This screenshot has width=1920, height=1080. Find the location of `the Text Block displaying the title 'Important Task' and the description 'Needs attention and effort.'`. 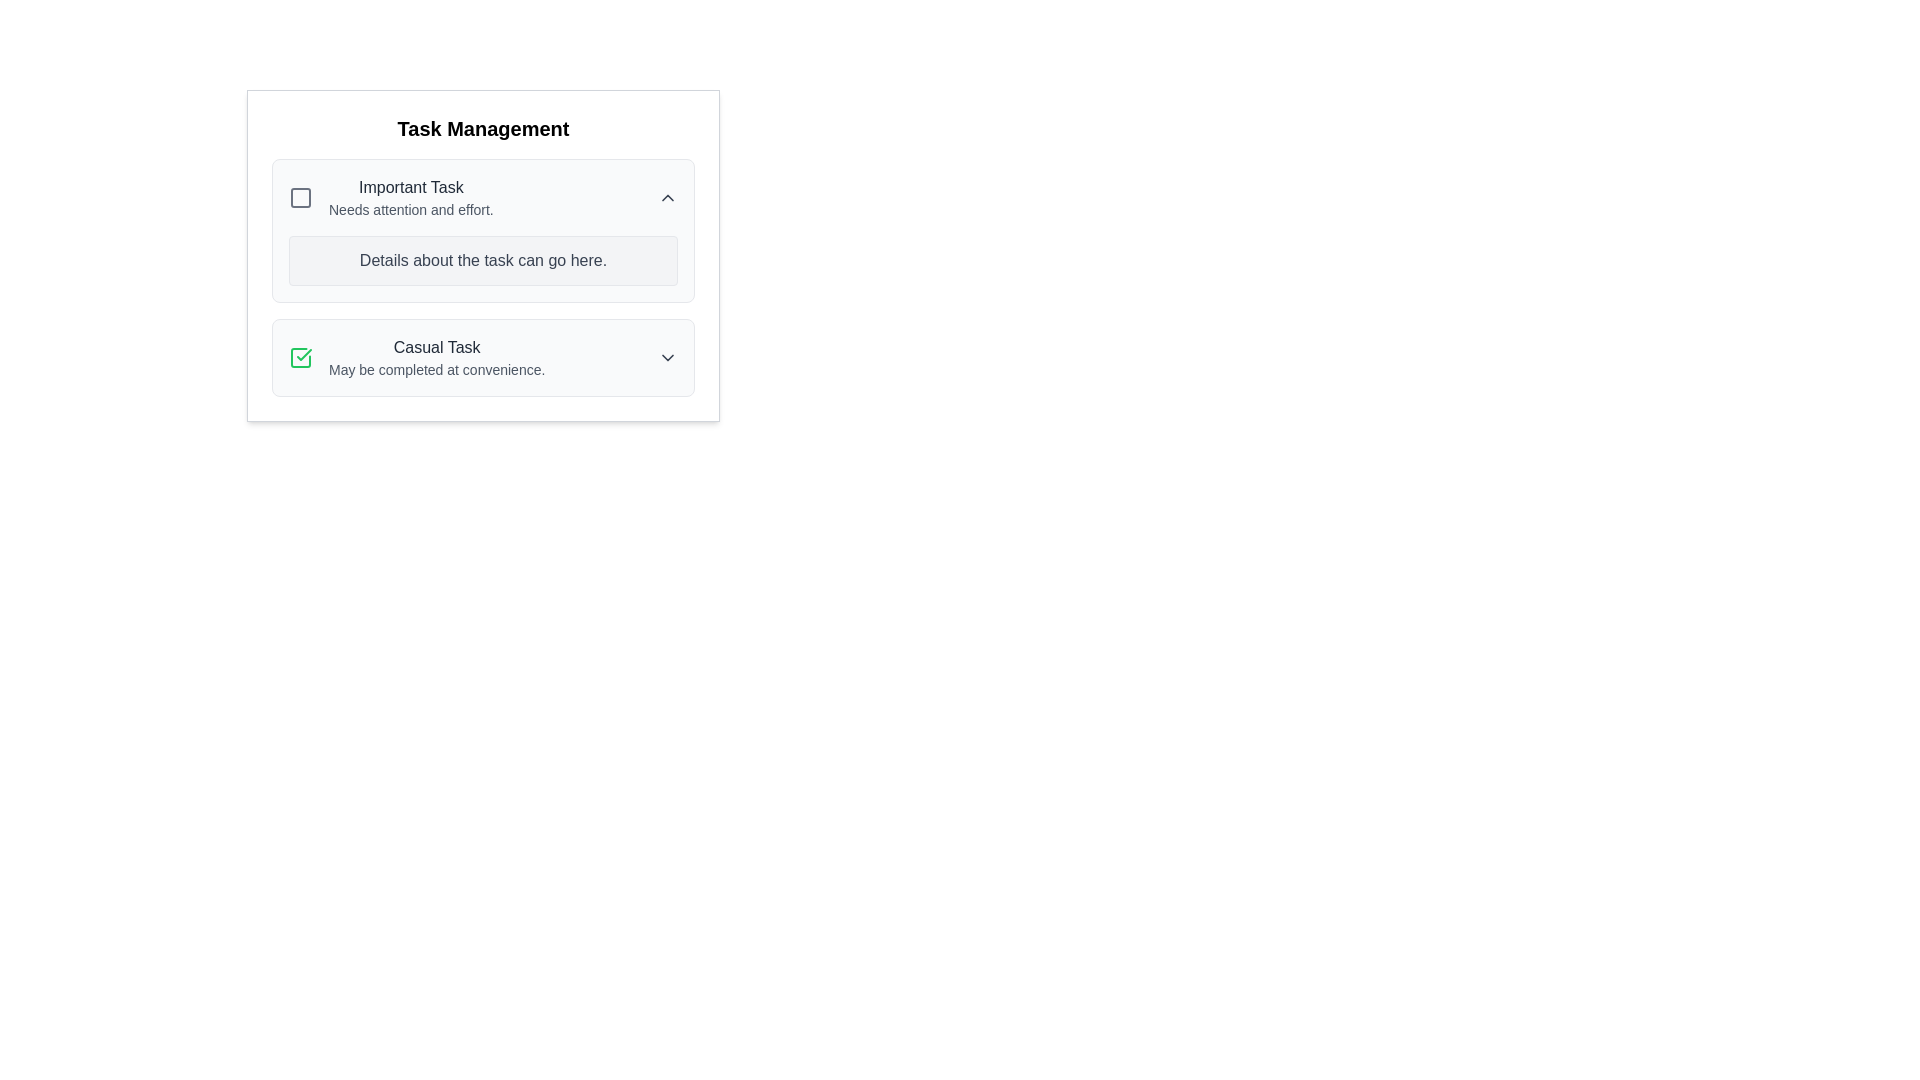

the Text Block displaying the title 'Important Task' and the description 'Needs attention and effort.' is located at coordinates (410, 197).